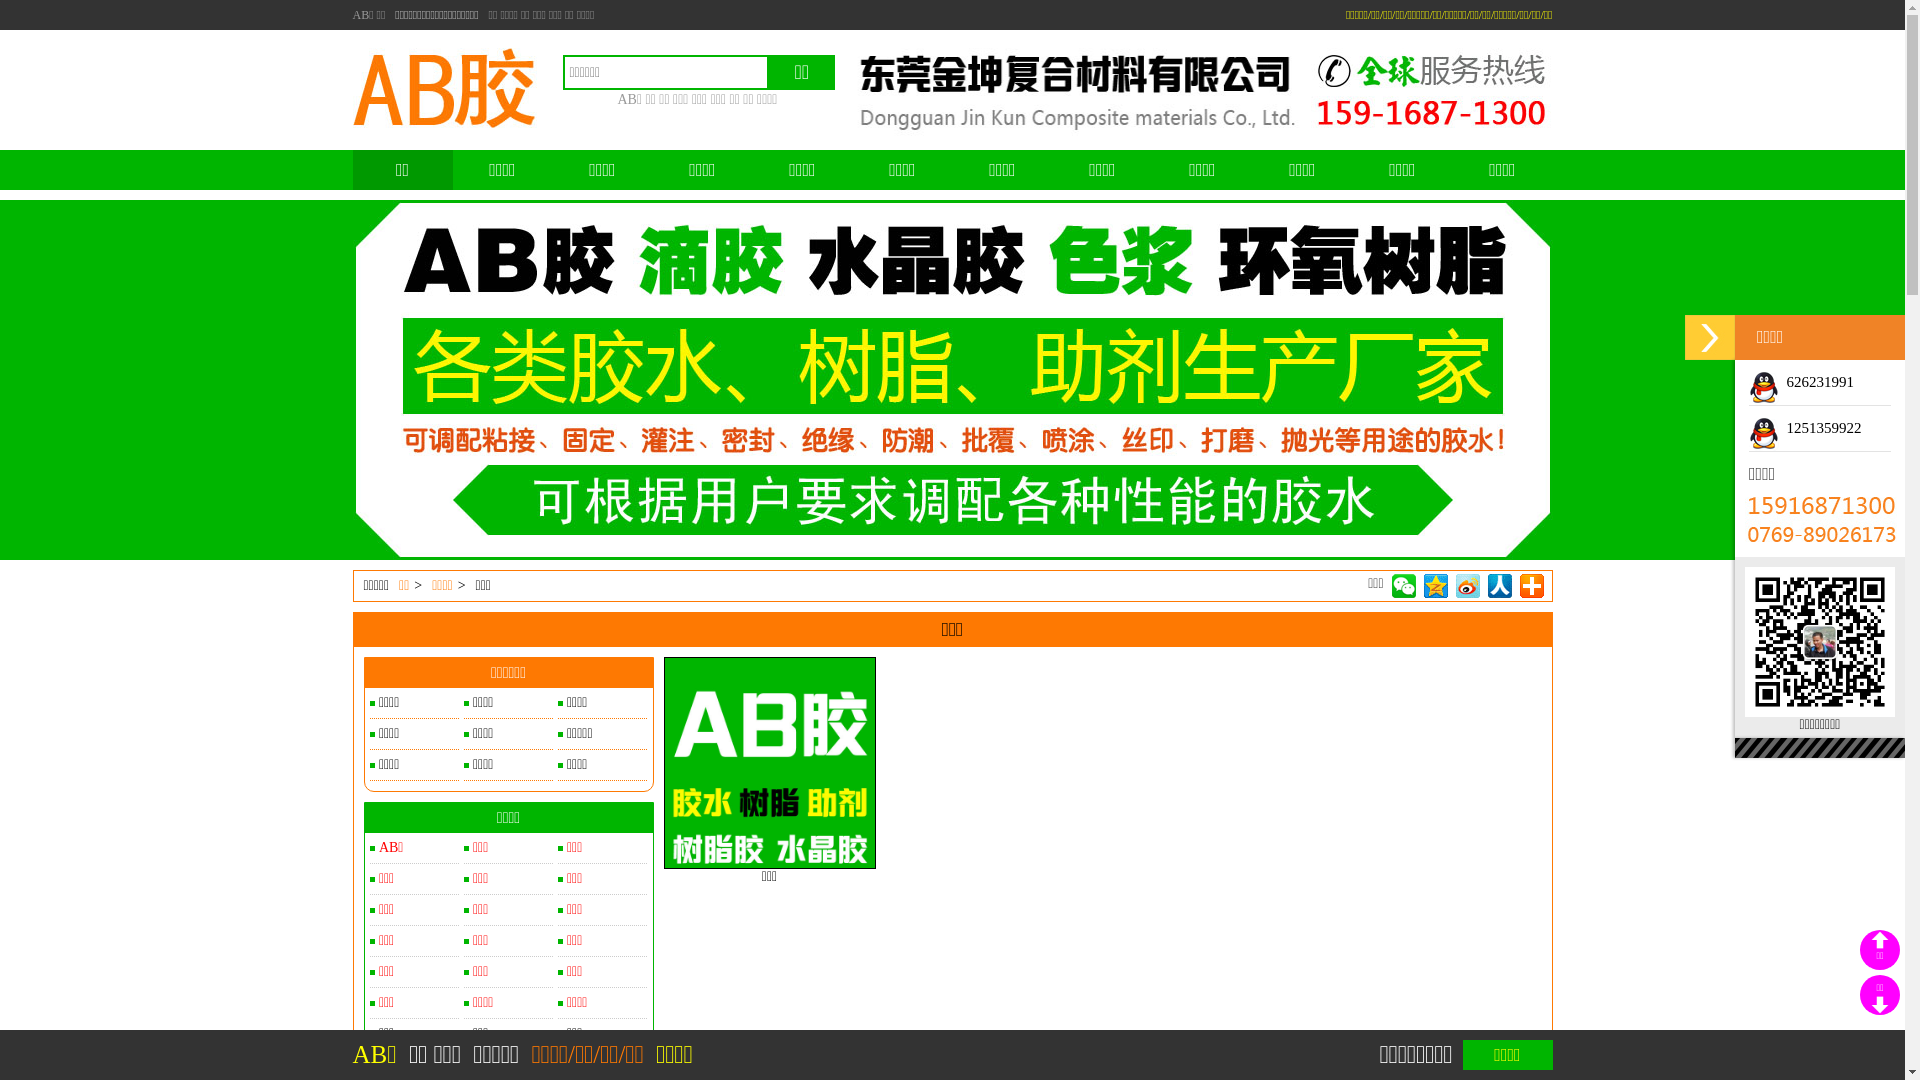  Describe the element at coordinates (1801, 381) in the screenshot. I see `'  626231991'` at that location.